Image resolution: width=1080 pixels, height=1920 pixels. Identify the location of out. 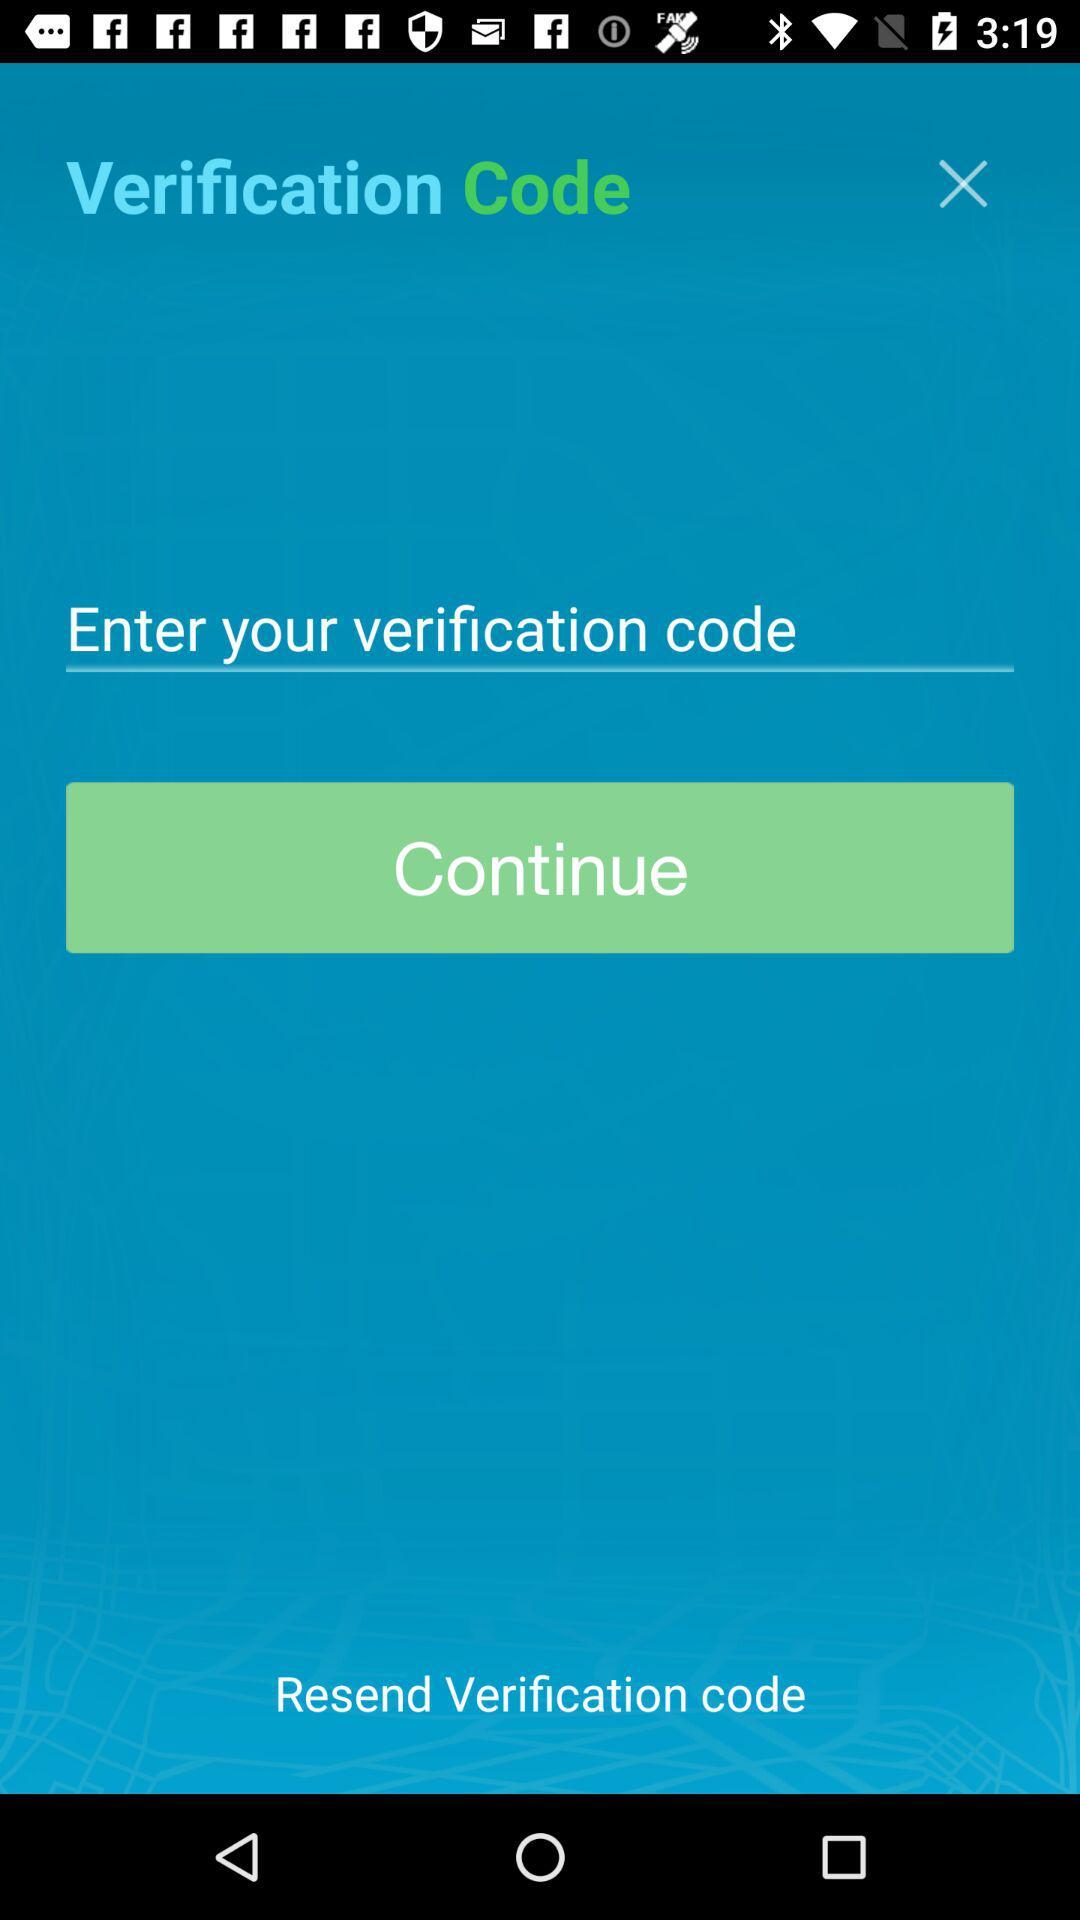
(962, 183).